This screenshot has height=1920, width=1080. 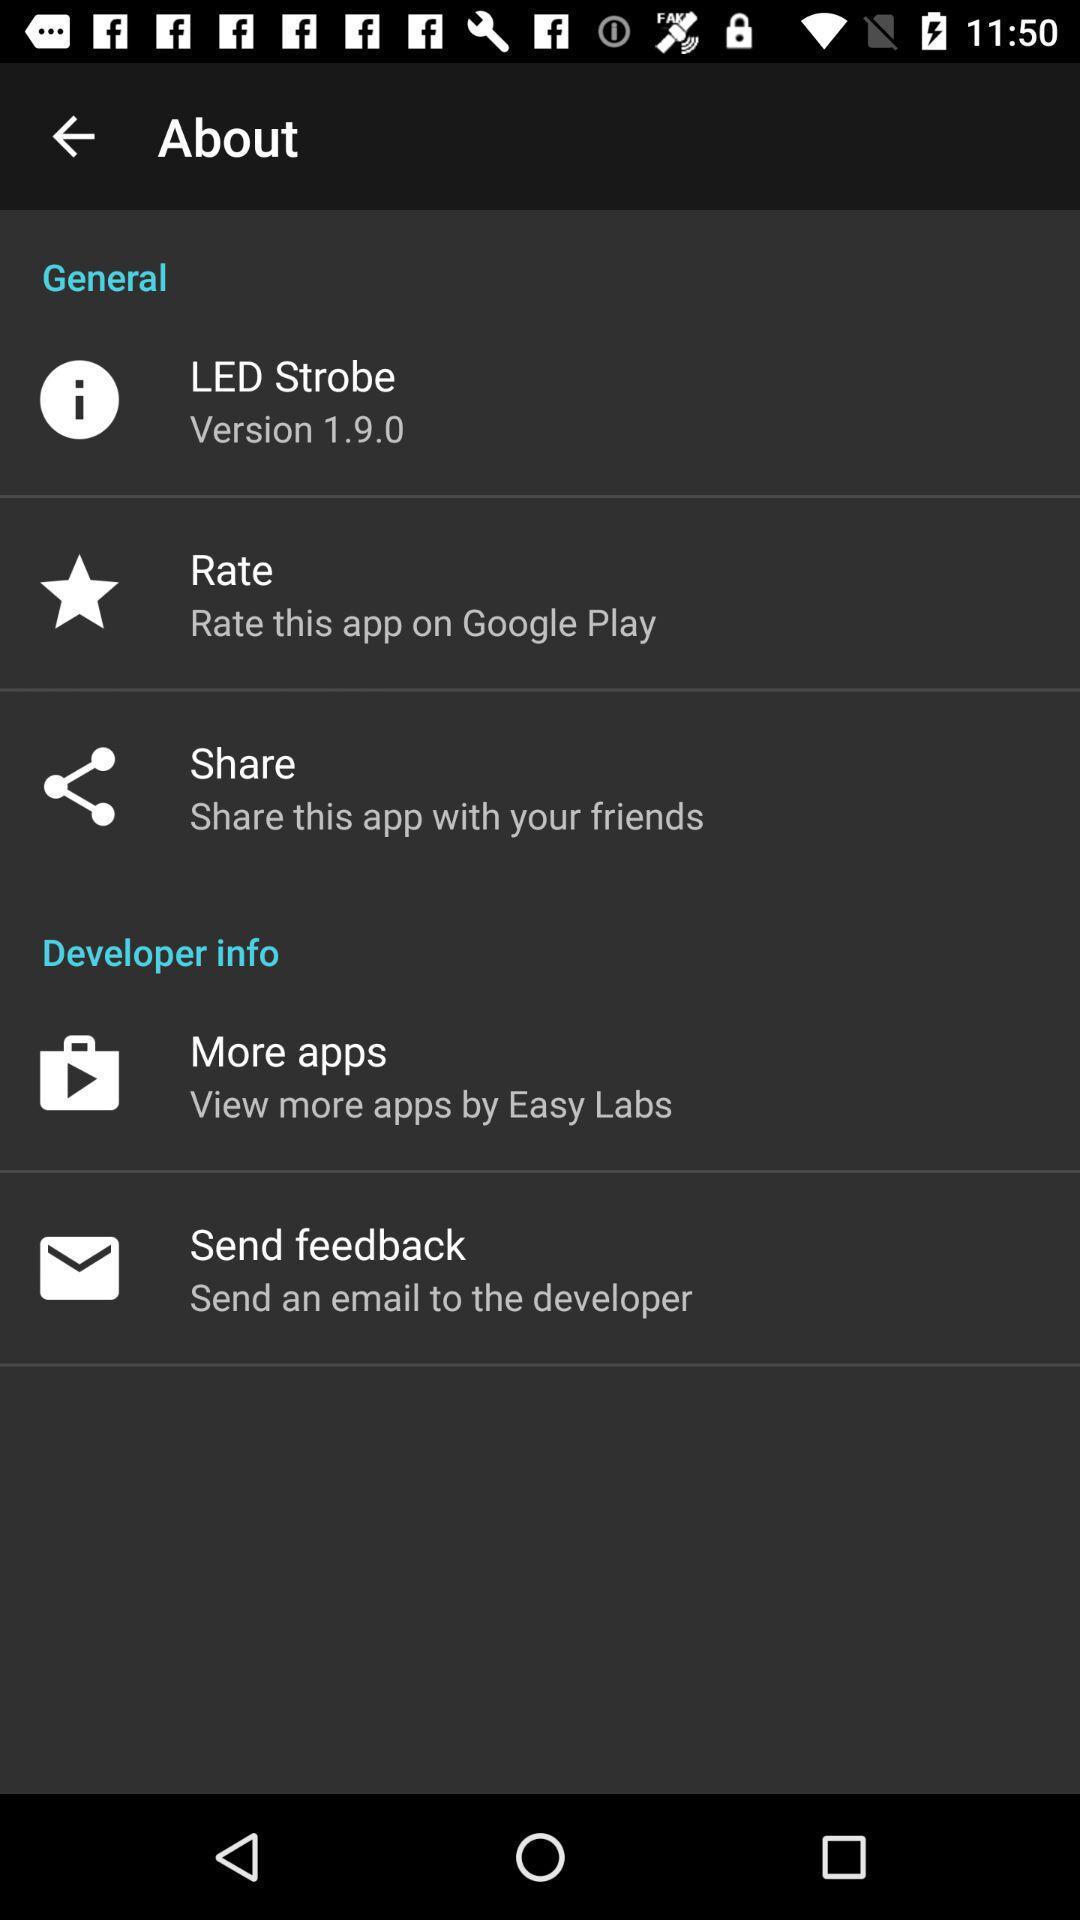 I want to click on app above the version 1 9 app, so click(x=292, y=374).